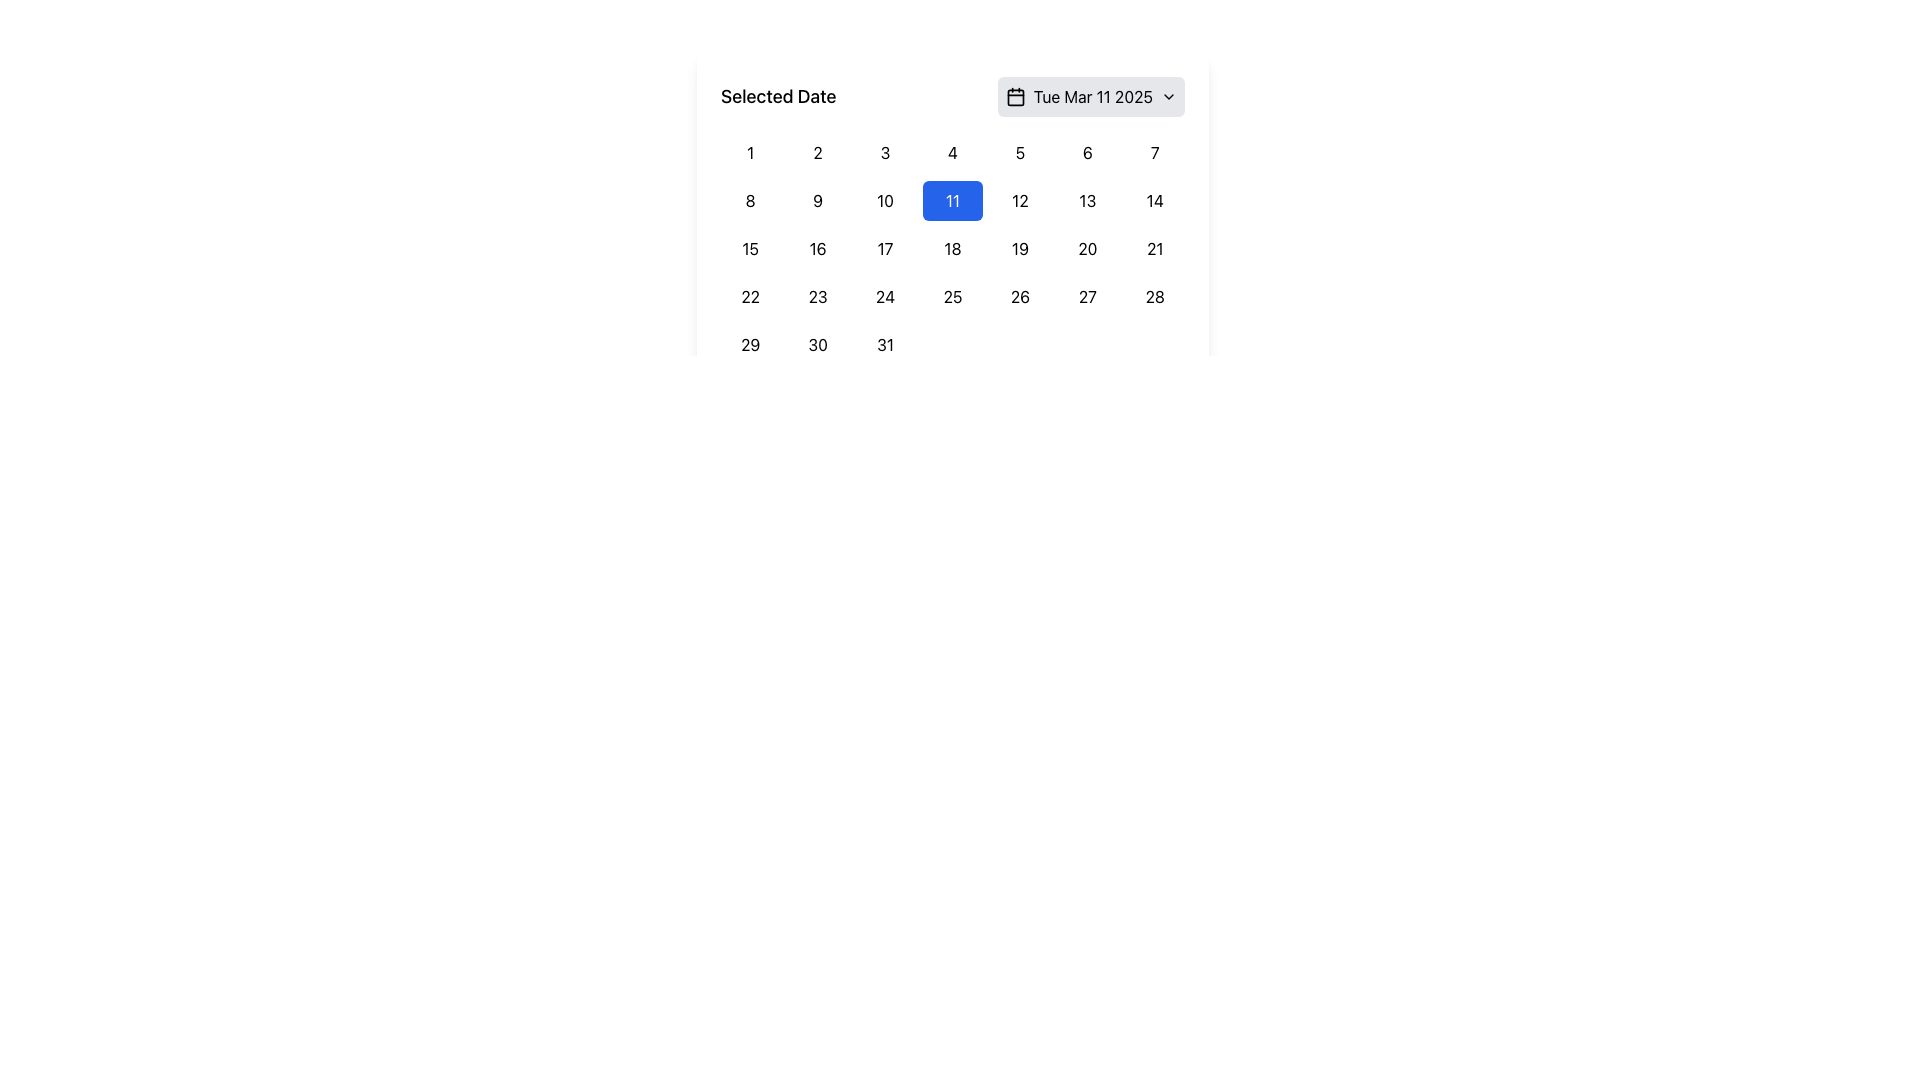  Describe the element at coordinates (1020, 248) in the screenshot. I see `the button displaying '19' in the calendar grid` at that location.